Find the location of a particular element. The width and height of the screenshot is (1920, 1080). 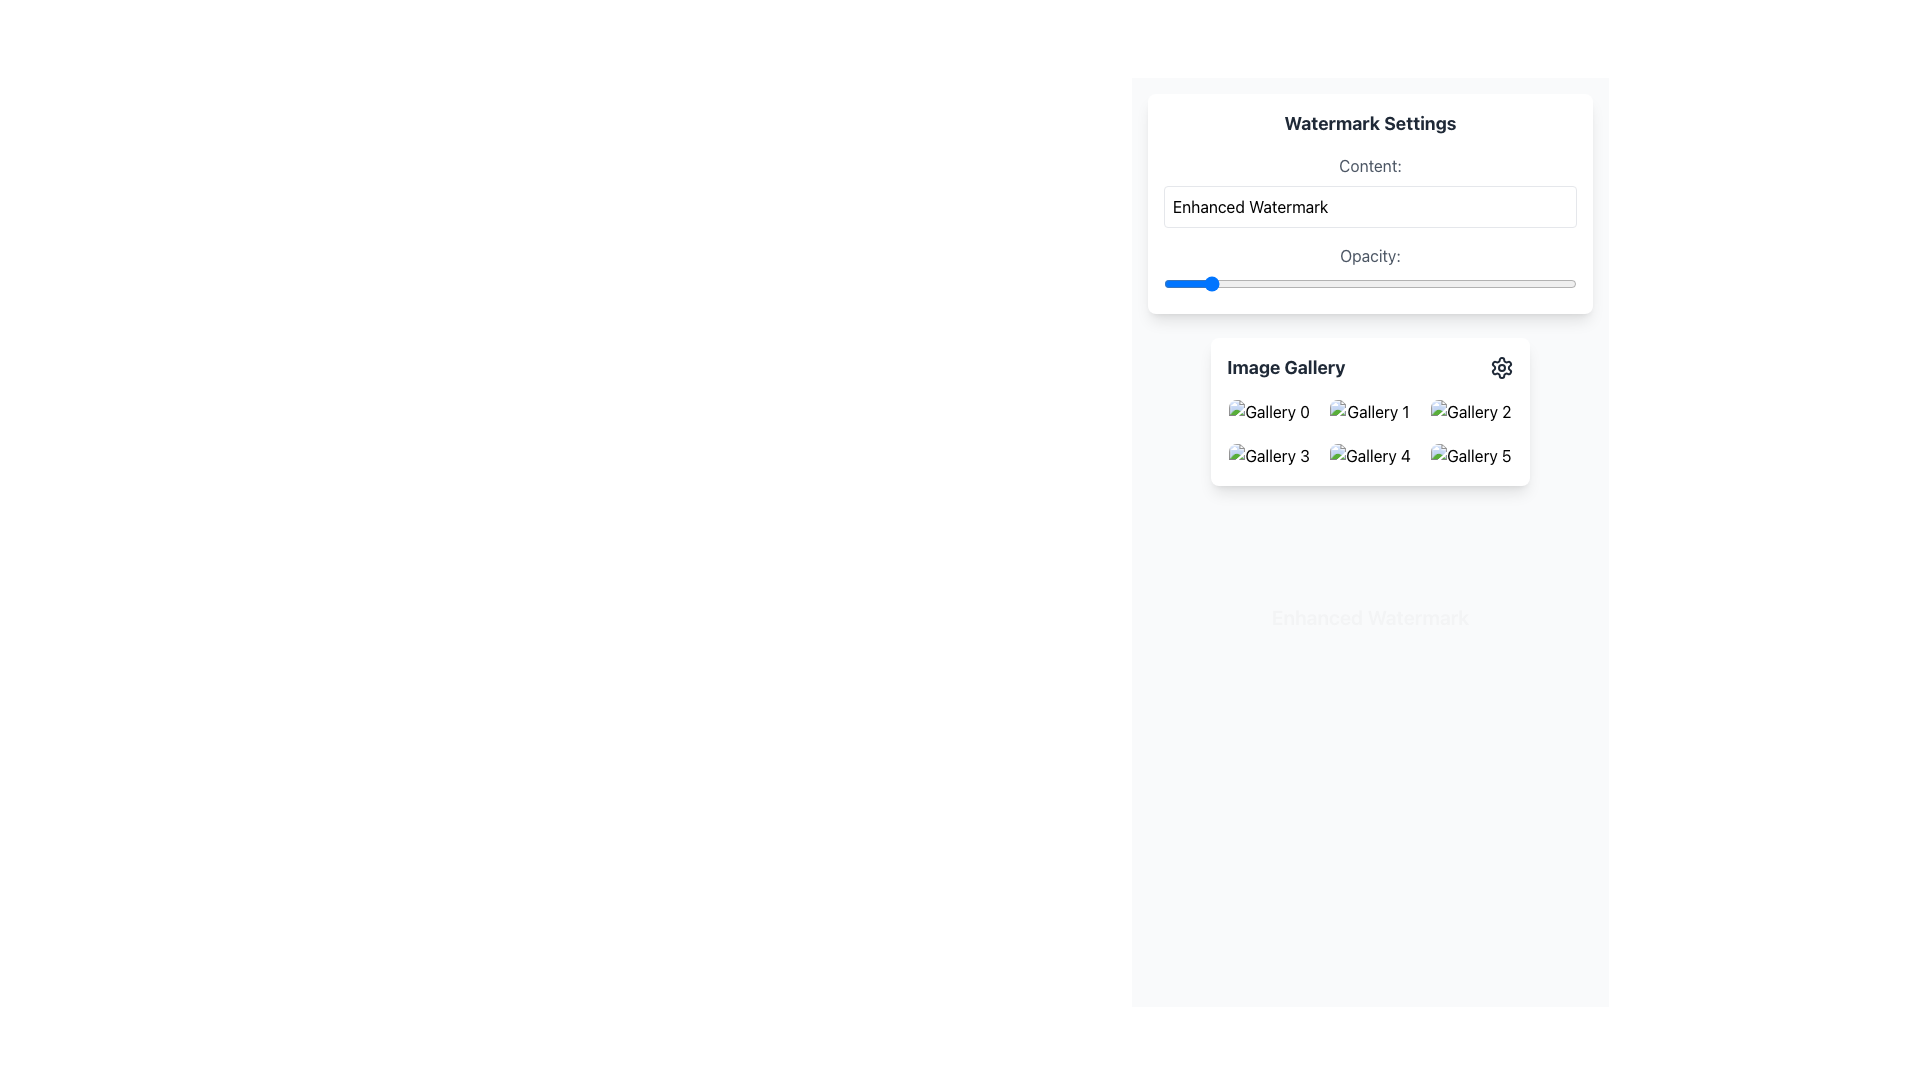

the thumbnail in the 'Image Gallery' grid is located at coordinates (1368, 433).